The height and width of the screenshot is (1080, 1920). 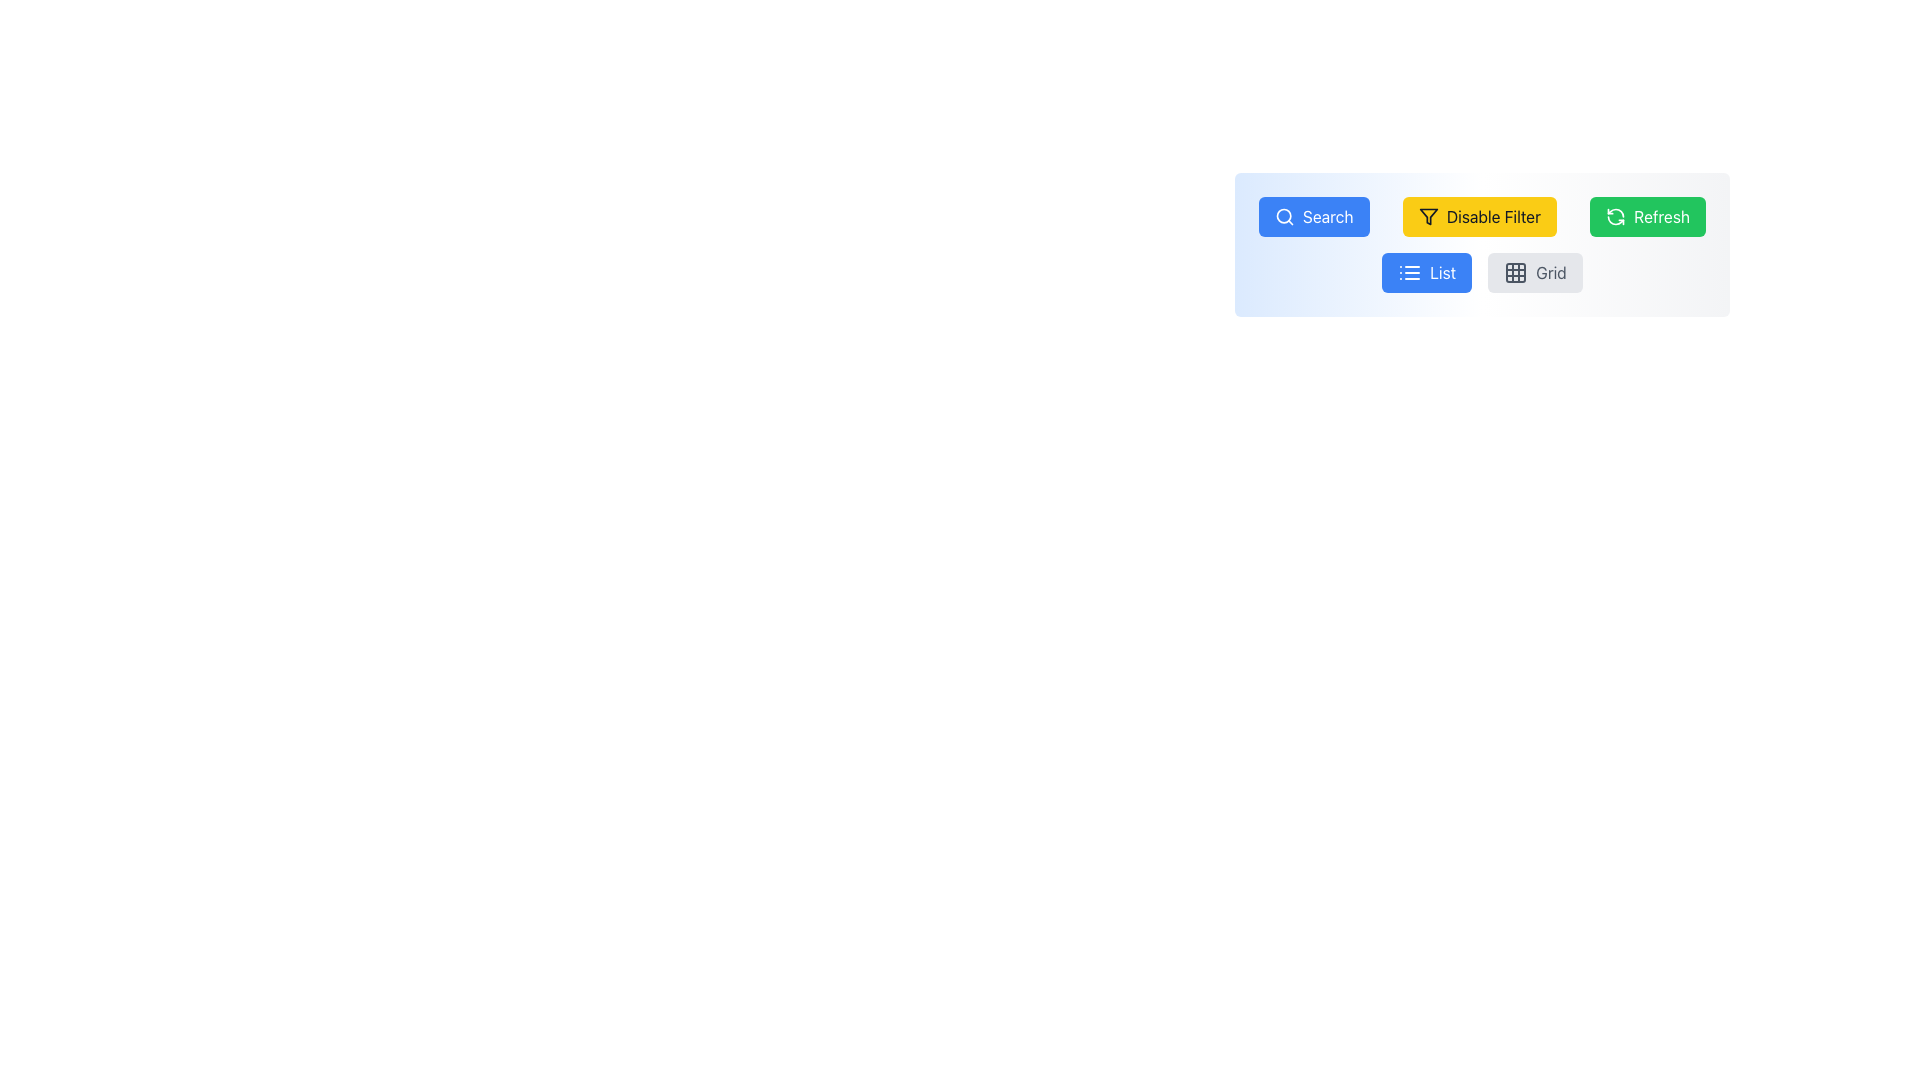 What do you see at coordinates (1427, 216) in the screenshot?
I see `the icon representing the 'Disable Filter' button located` at bounding box center [1427, 216].